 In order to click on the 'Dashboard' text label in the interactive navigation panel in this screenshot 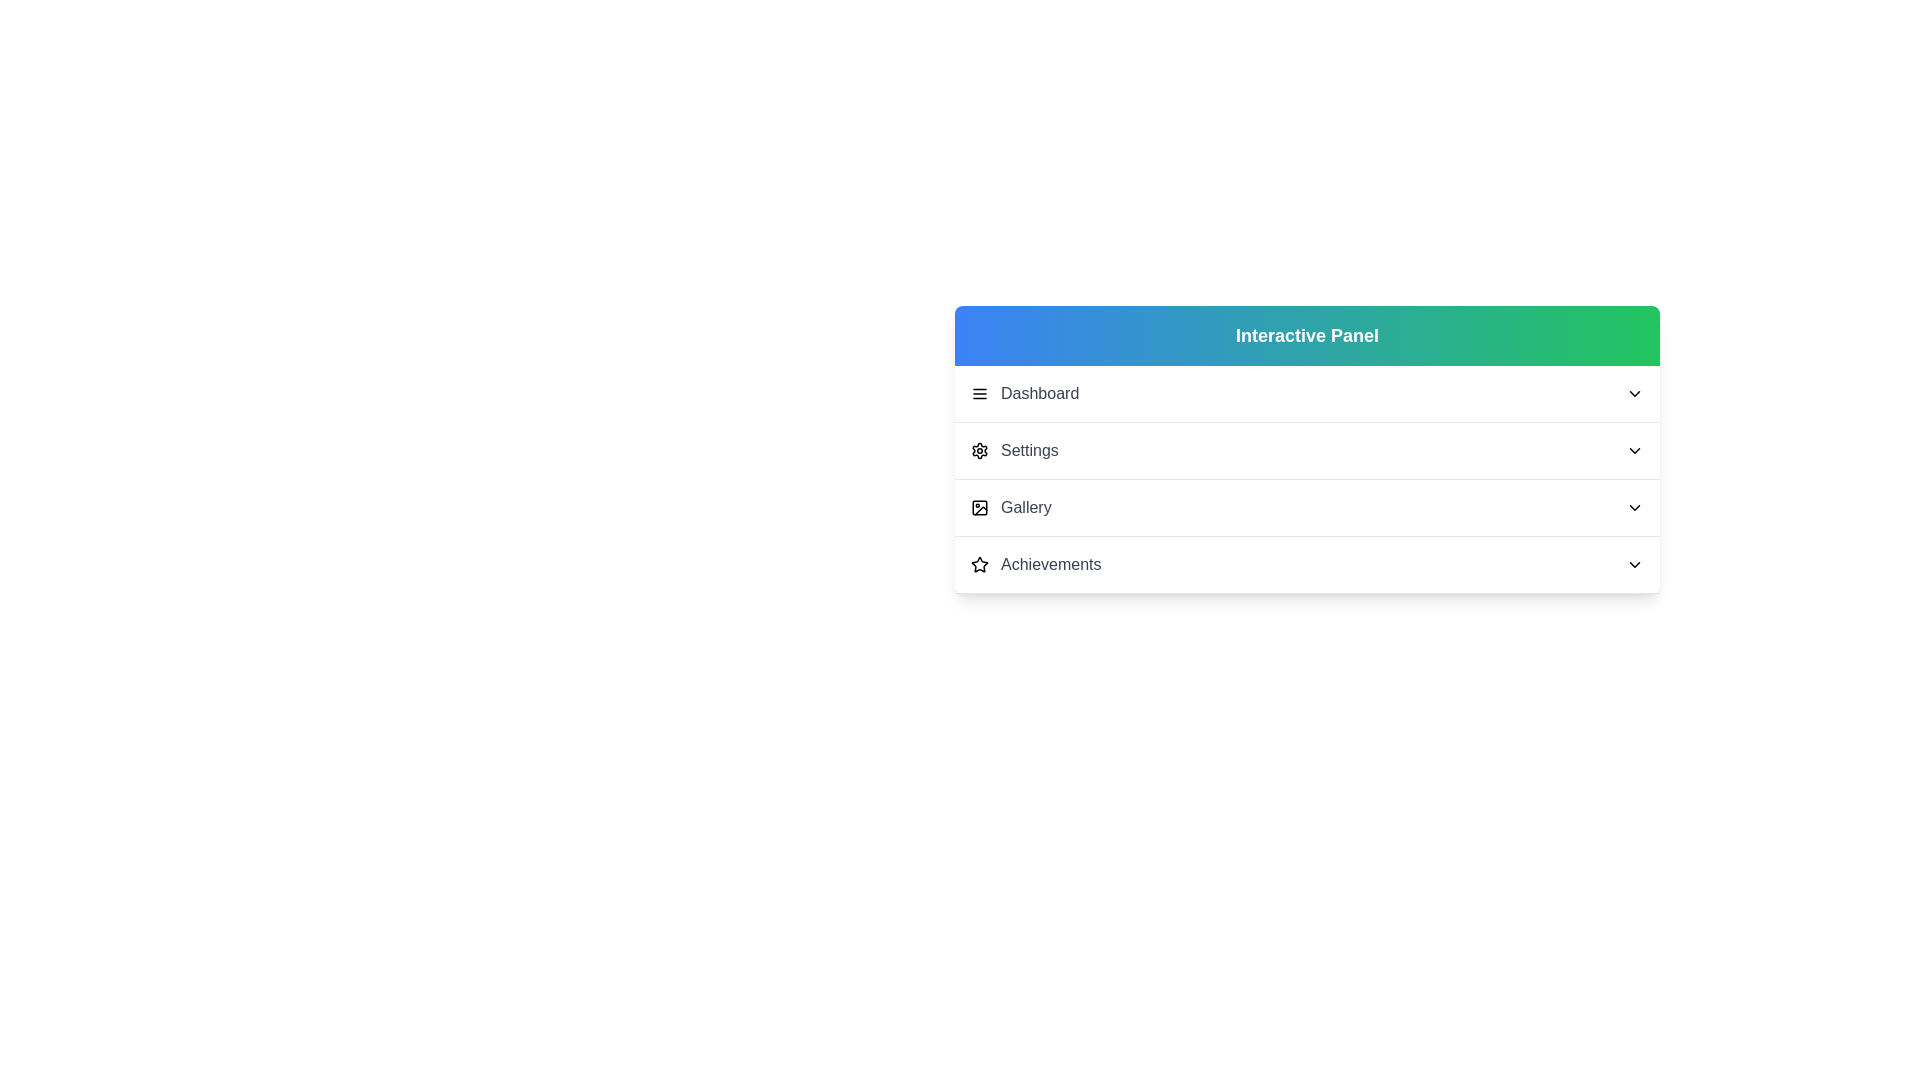, I will do `click(1040, 393)`.